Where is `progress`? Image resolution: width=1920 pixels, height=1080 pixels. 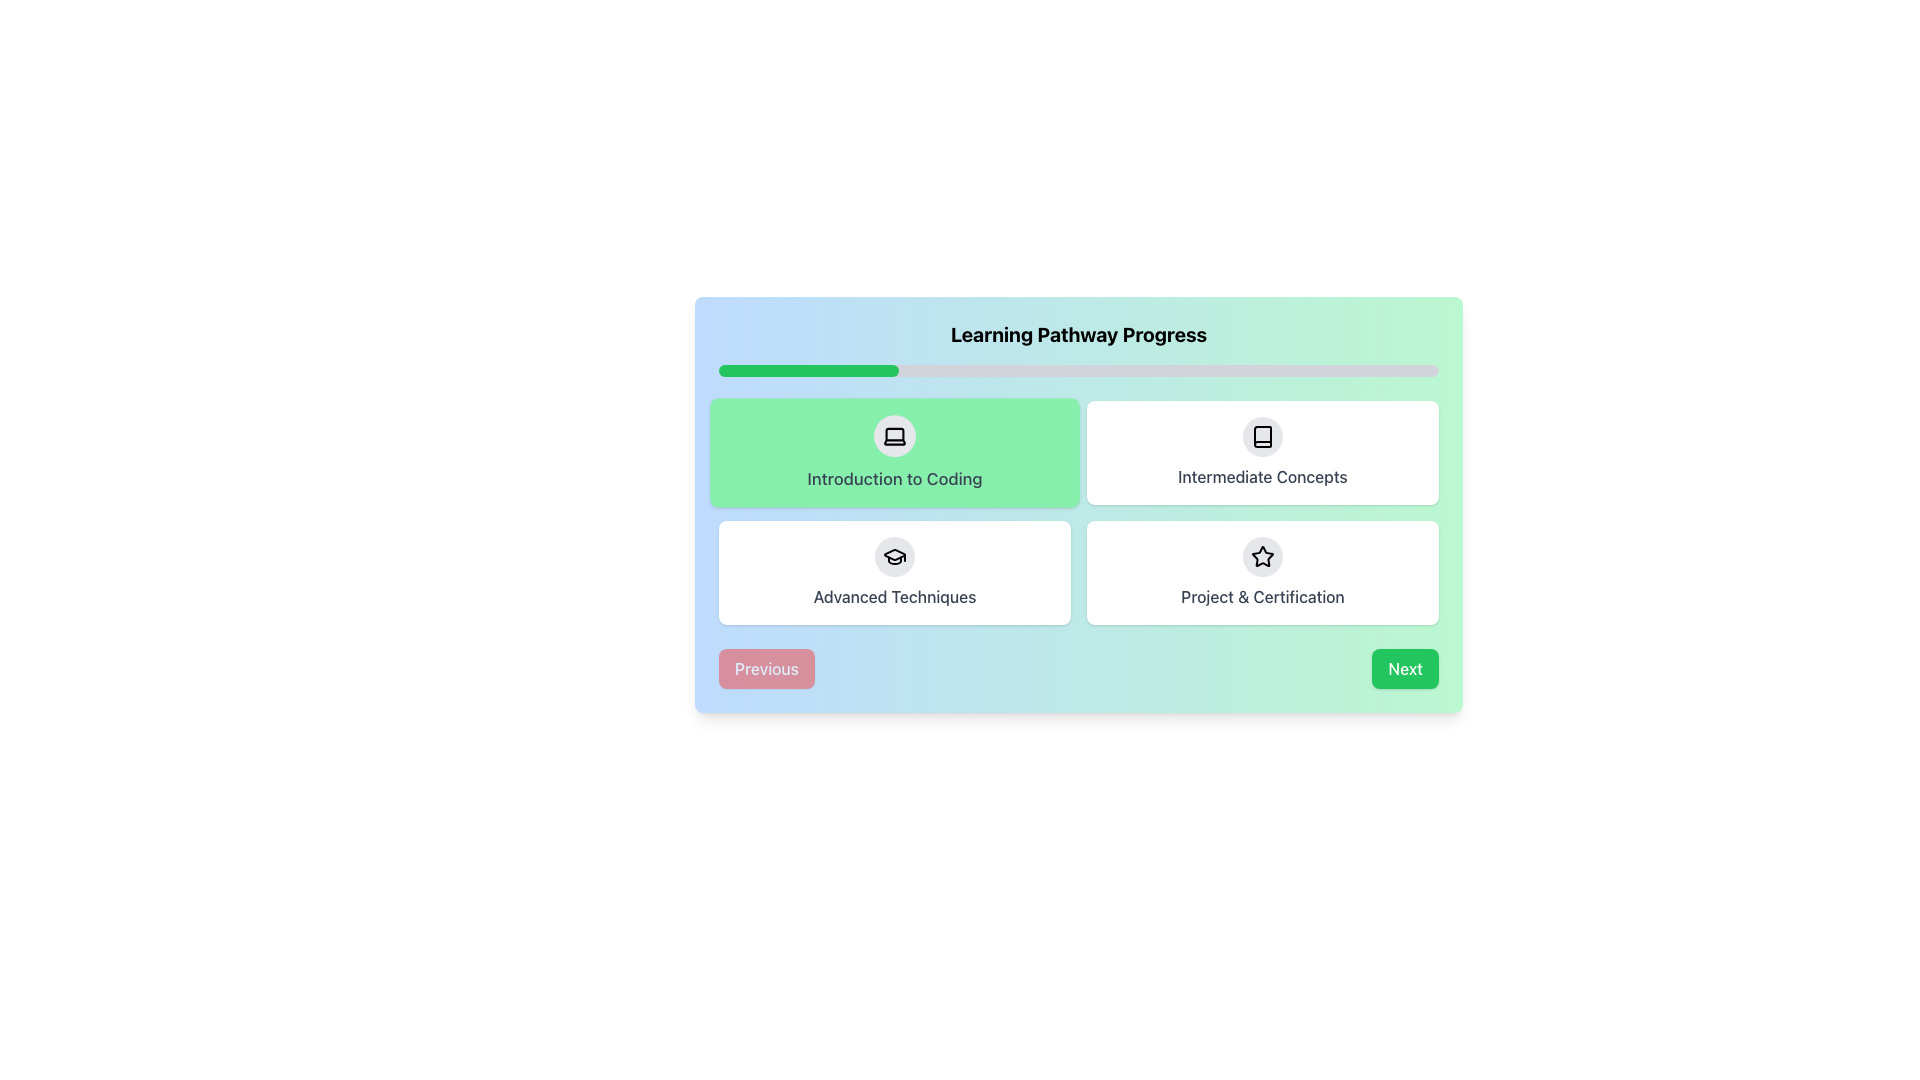 progress is located at coordinates (1021, 370).